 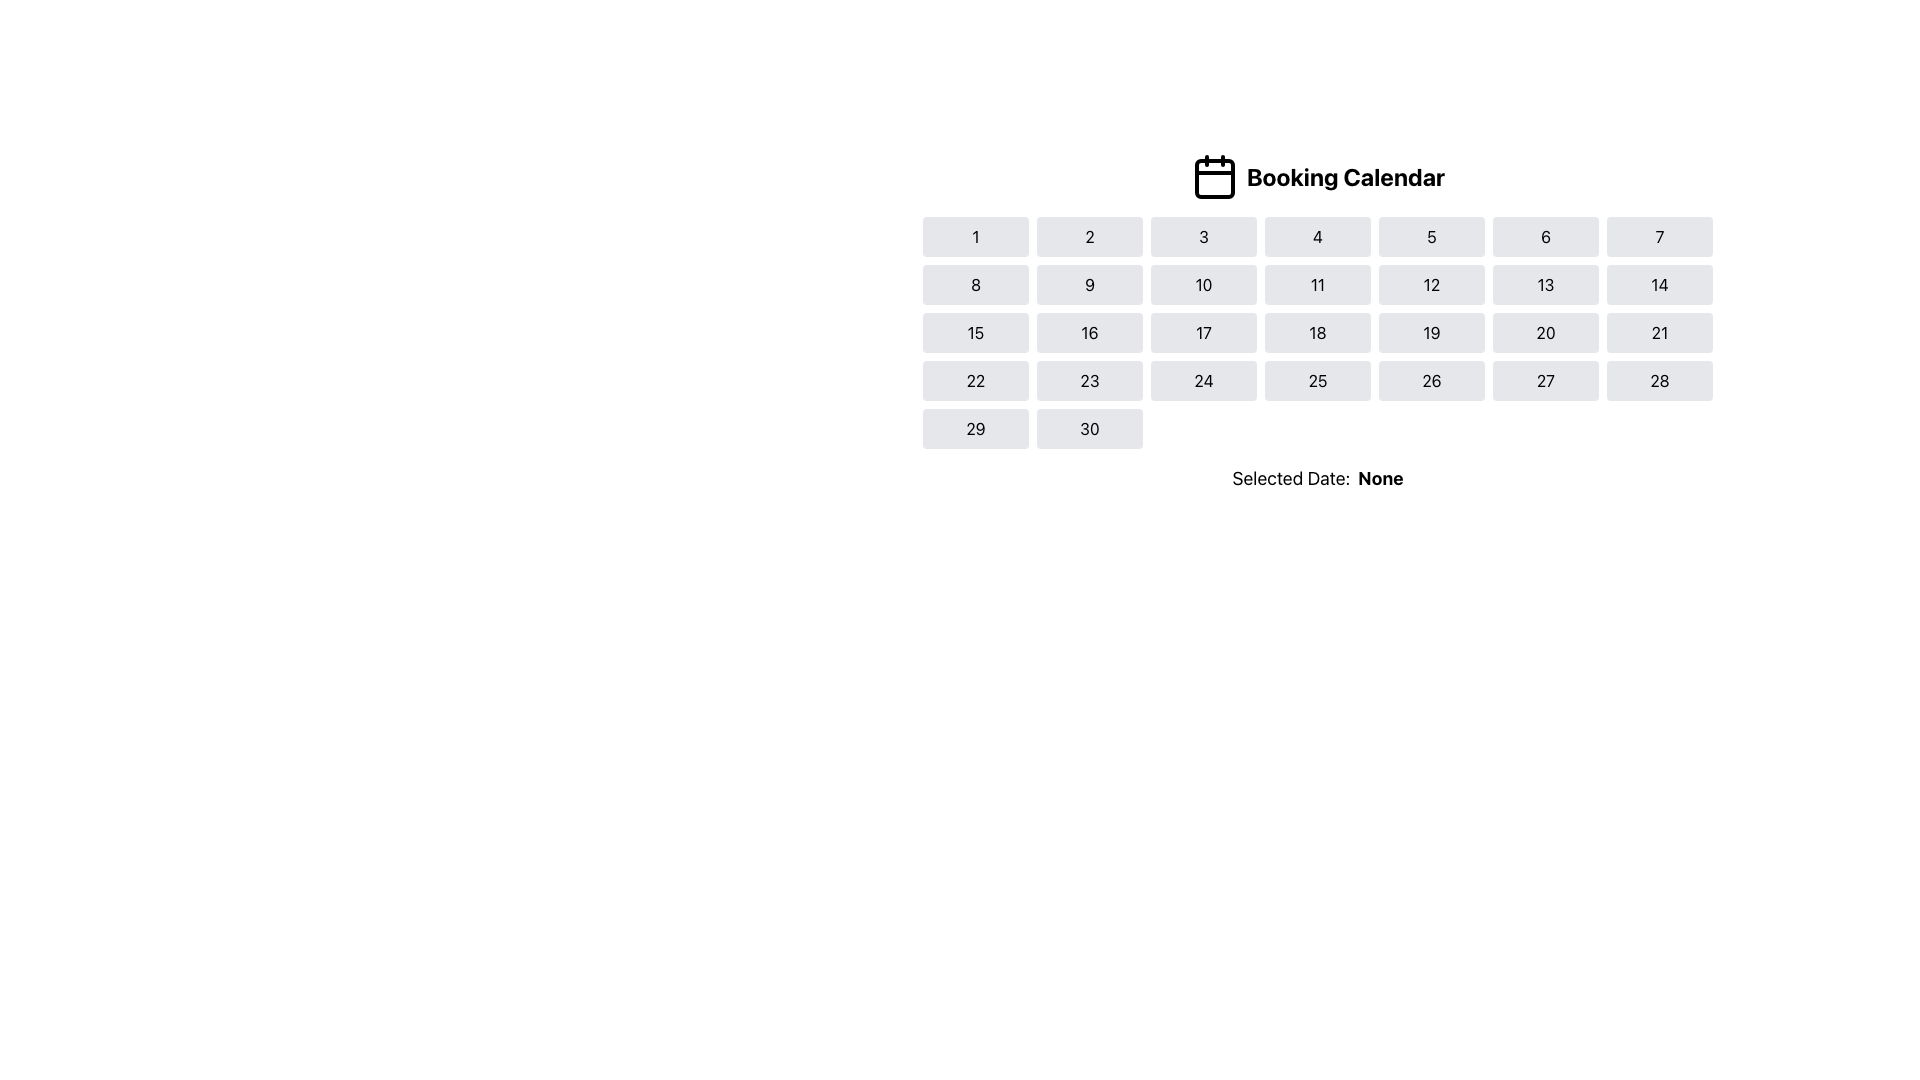 I want to click on the button labeled '30' located in the bottom-right corner of the grid, which has a light gray background and centered black text, so click(x=1088, y=427).